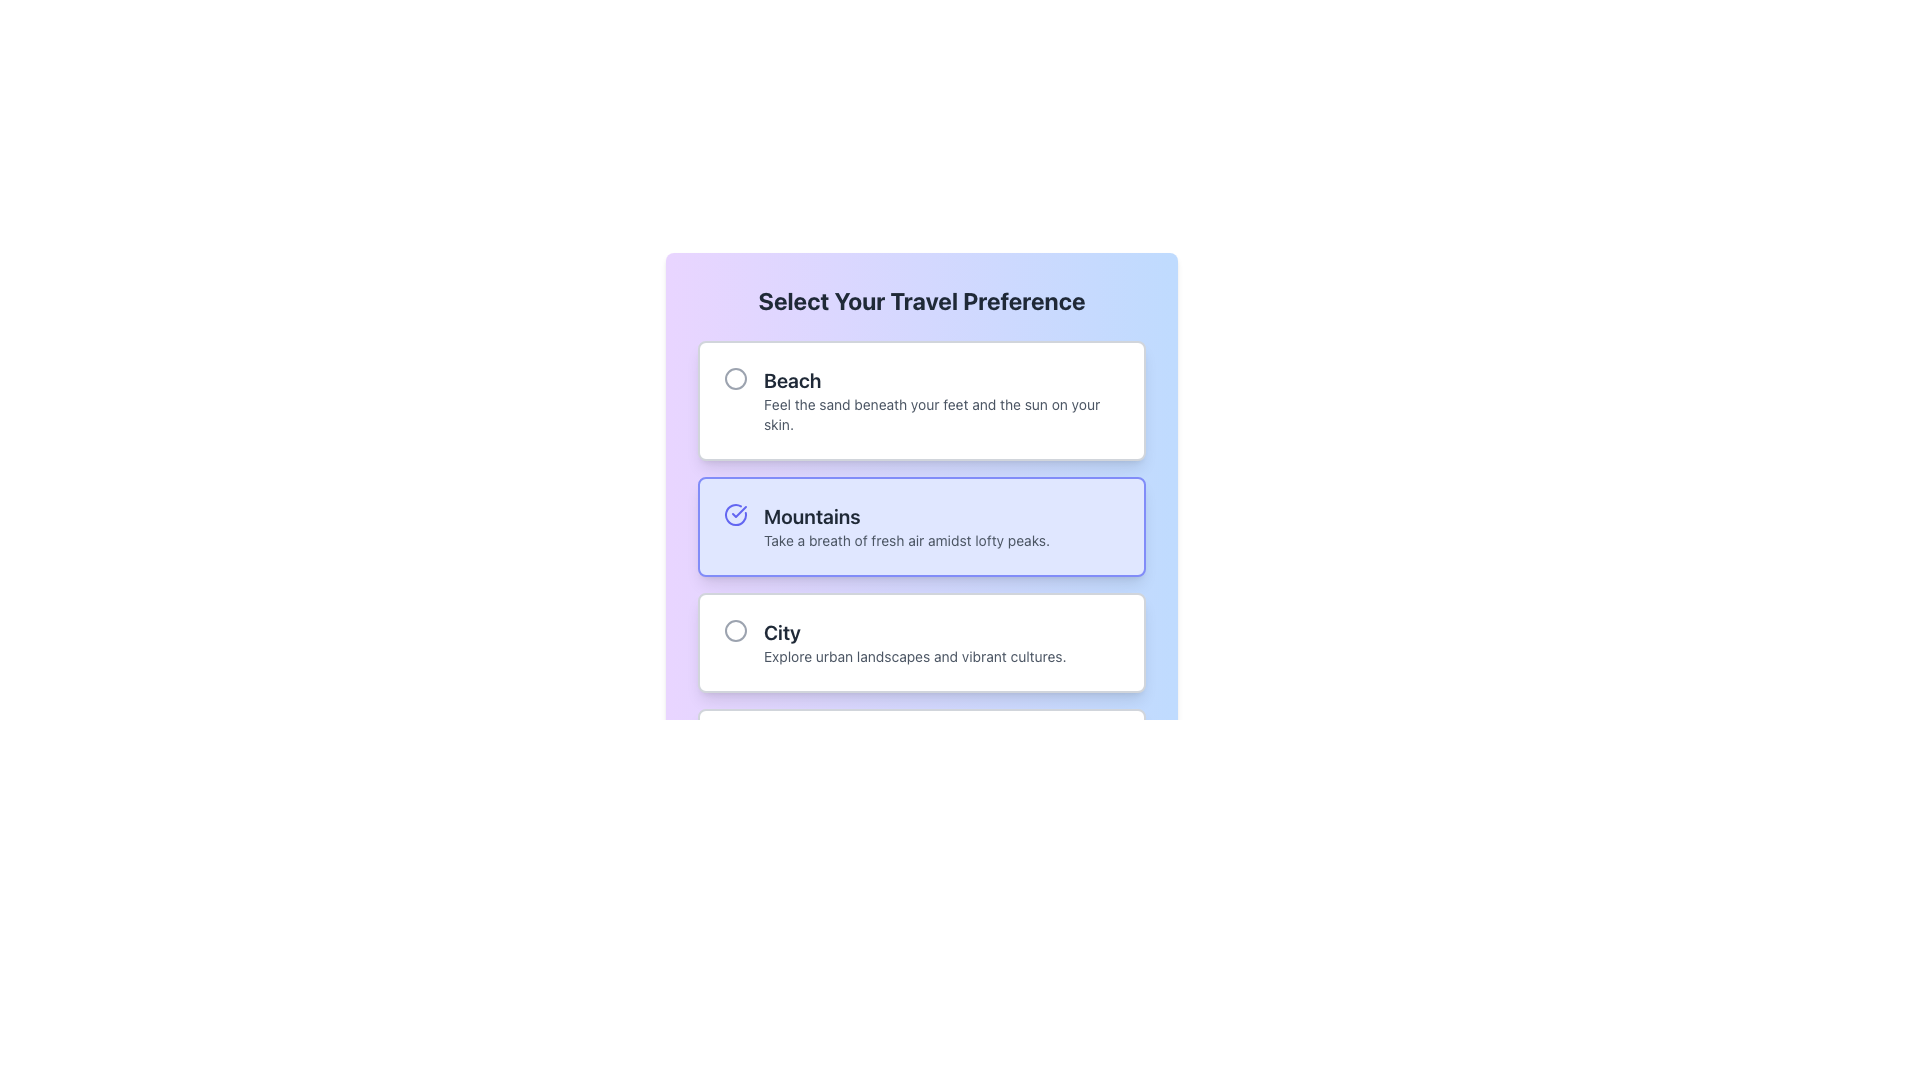 Image resolution: width=1920 pixels, height=1080 pixels. I want to click on the second radio button for travel preferences (which is highlighted with a distinct background) using the keyboard tab and select it using the space or enter key, so click(920, 574).